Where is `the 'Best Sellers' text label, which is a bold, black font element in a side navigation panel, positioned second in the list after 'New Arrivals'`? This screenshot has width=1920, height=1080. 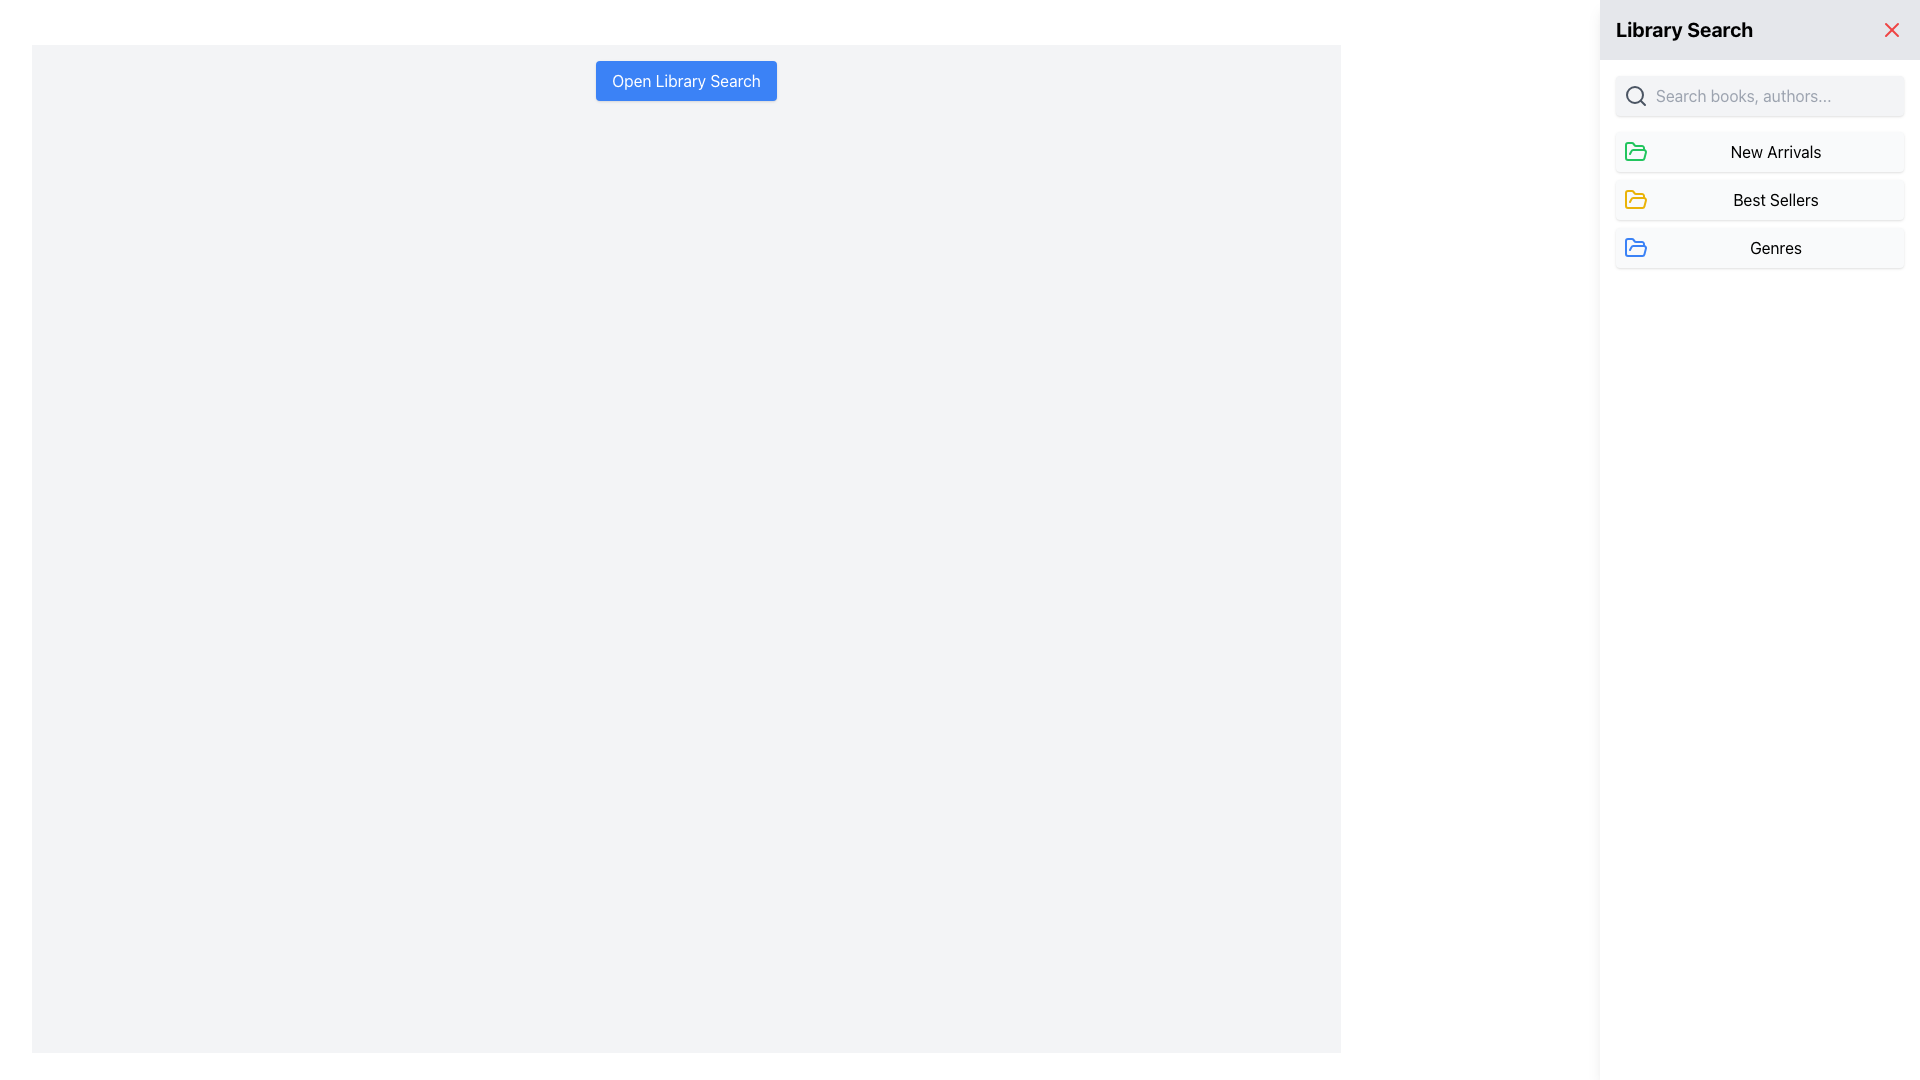
the 'Best Sellers' text label, which is a bold, black font element in a side navigation panel, positioned second in the list after 'New Arrivals' is located at coordinates (1776, 200).